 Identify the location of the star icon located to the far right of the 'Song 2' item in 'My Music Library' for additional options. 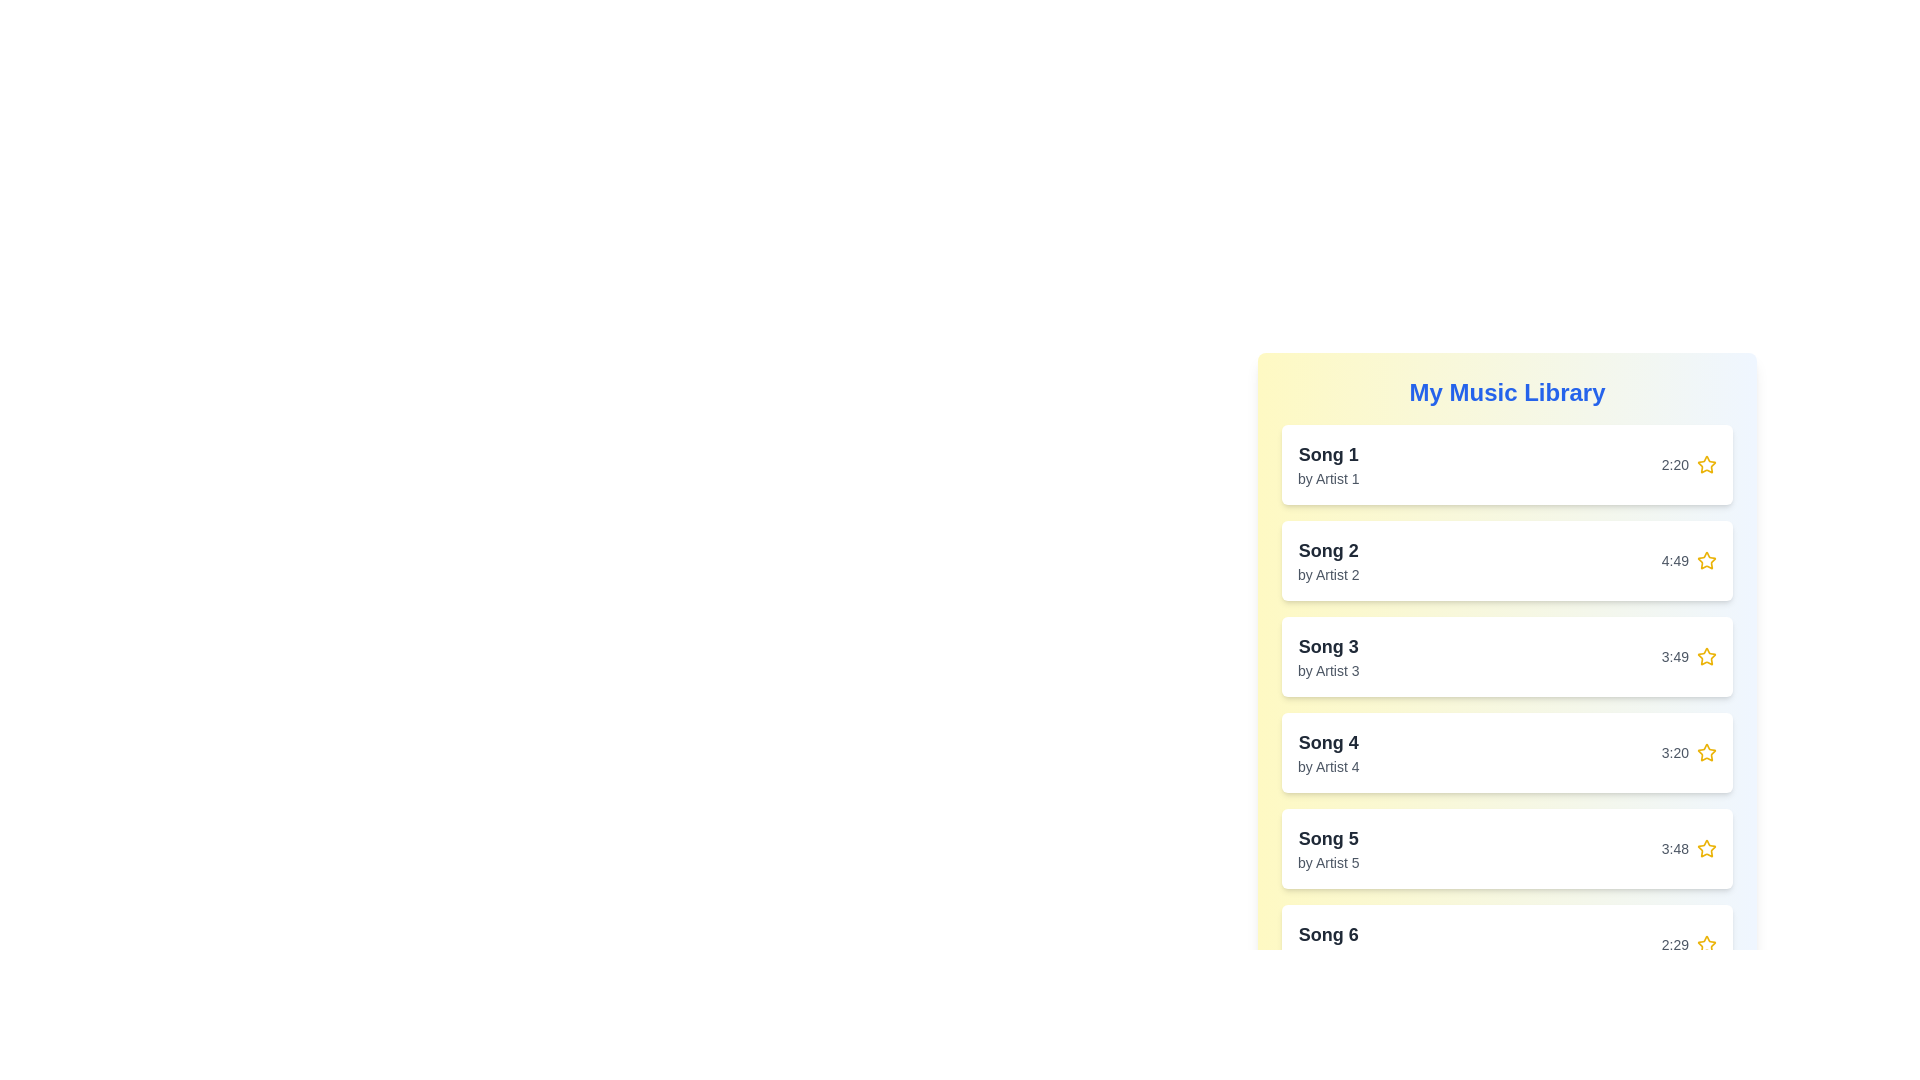
(1706, 560).